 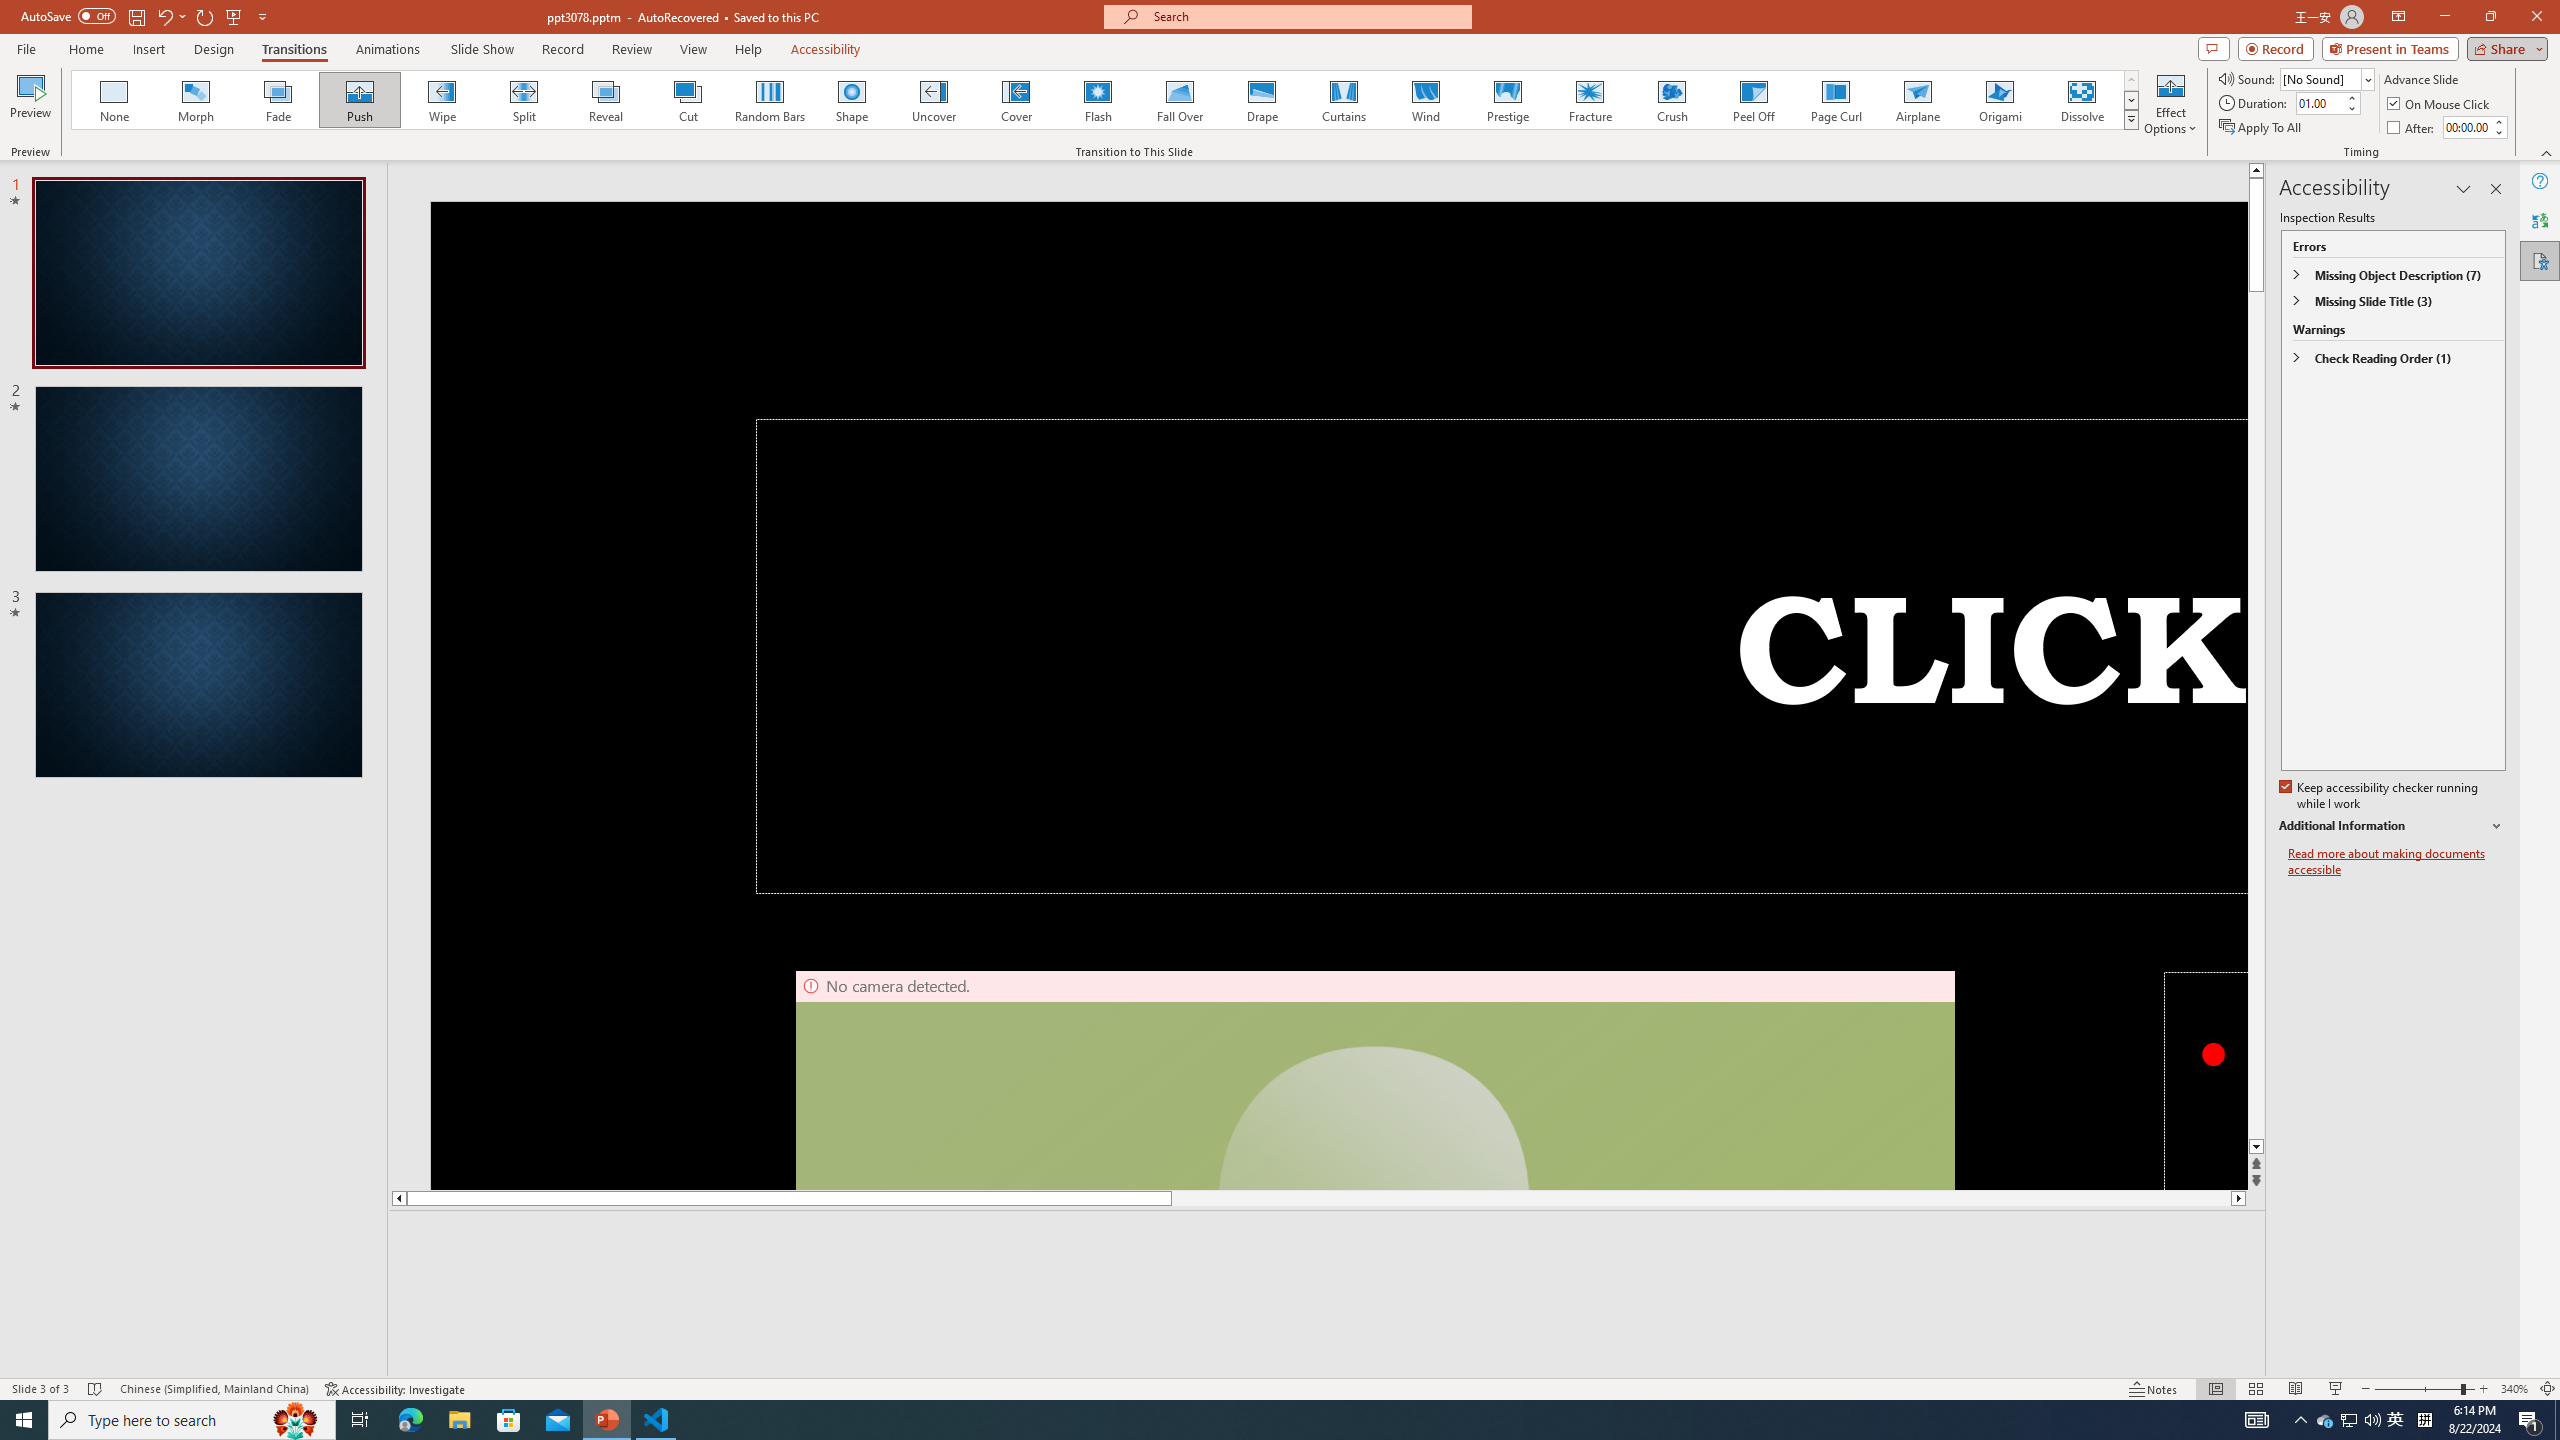 I want to click on 'Dissolve', so click(x=2080, y=99).